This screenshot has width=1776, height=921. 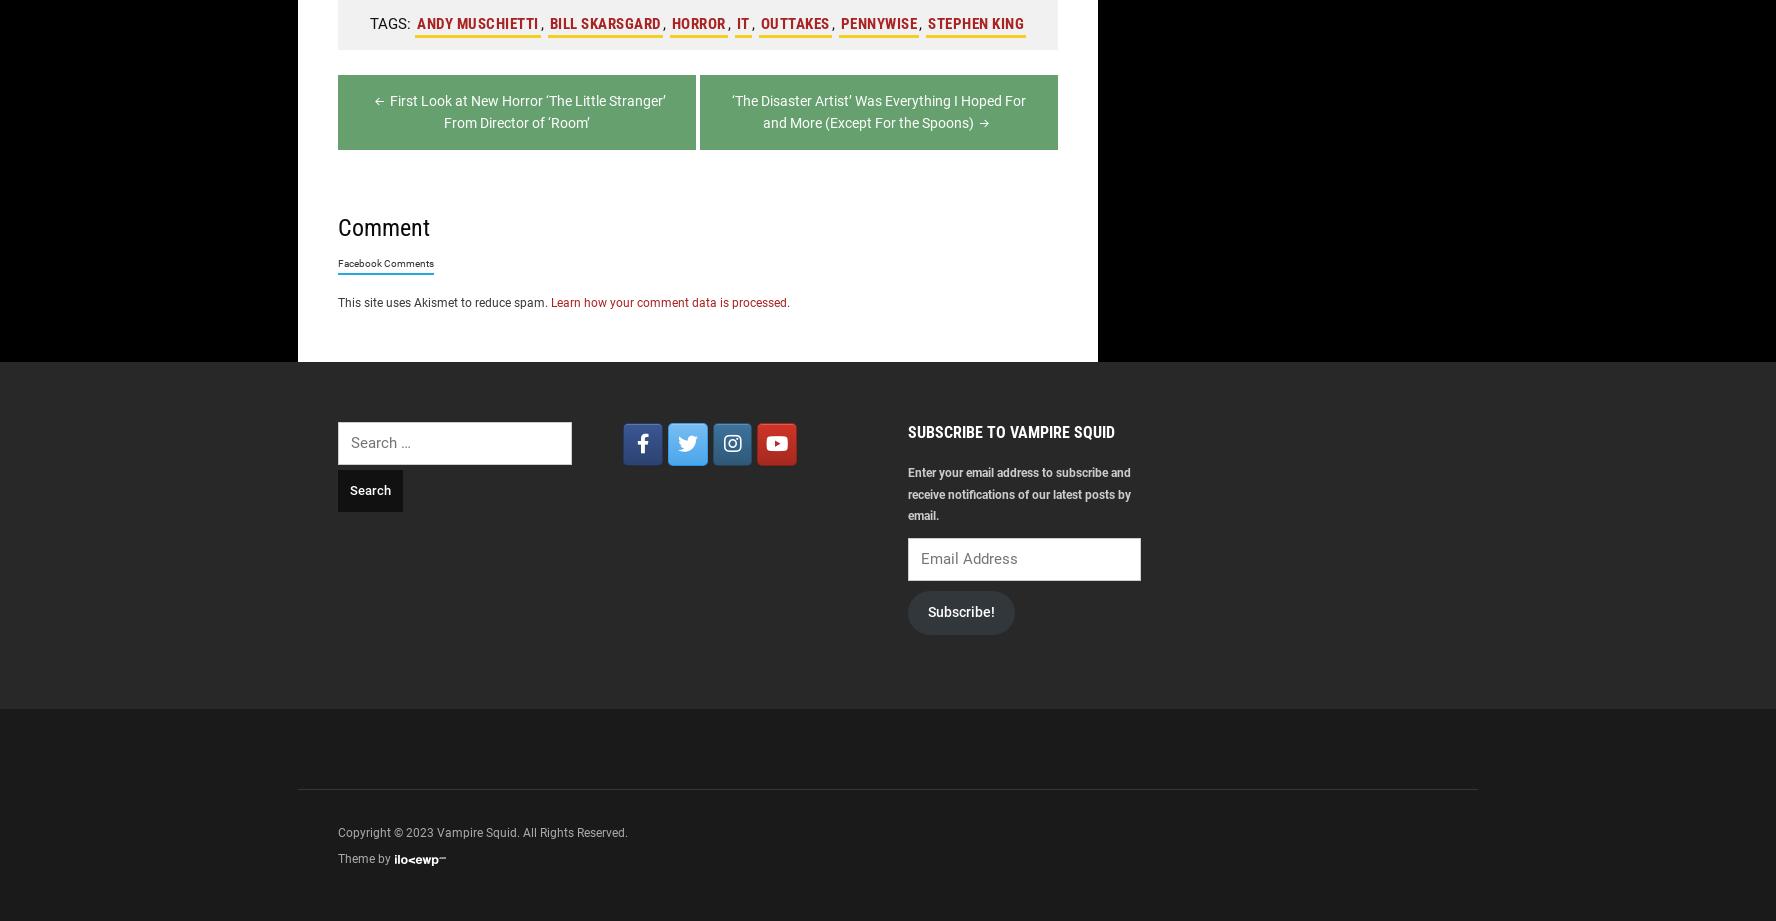 What do you see at coordinates (787, 300) in the screenshot?
I see `'.'` at bounding box center [787, 300].